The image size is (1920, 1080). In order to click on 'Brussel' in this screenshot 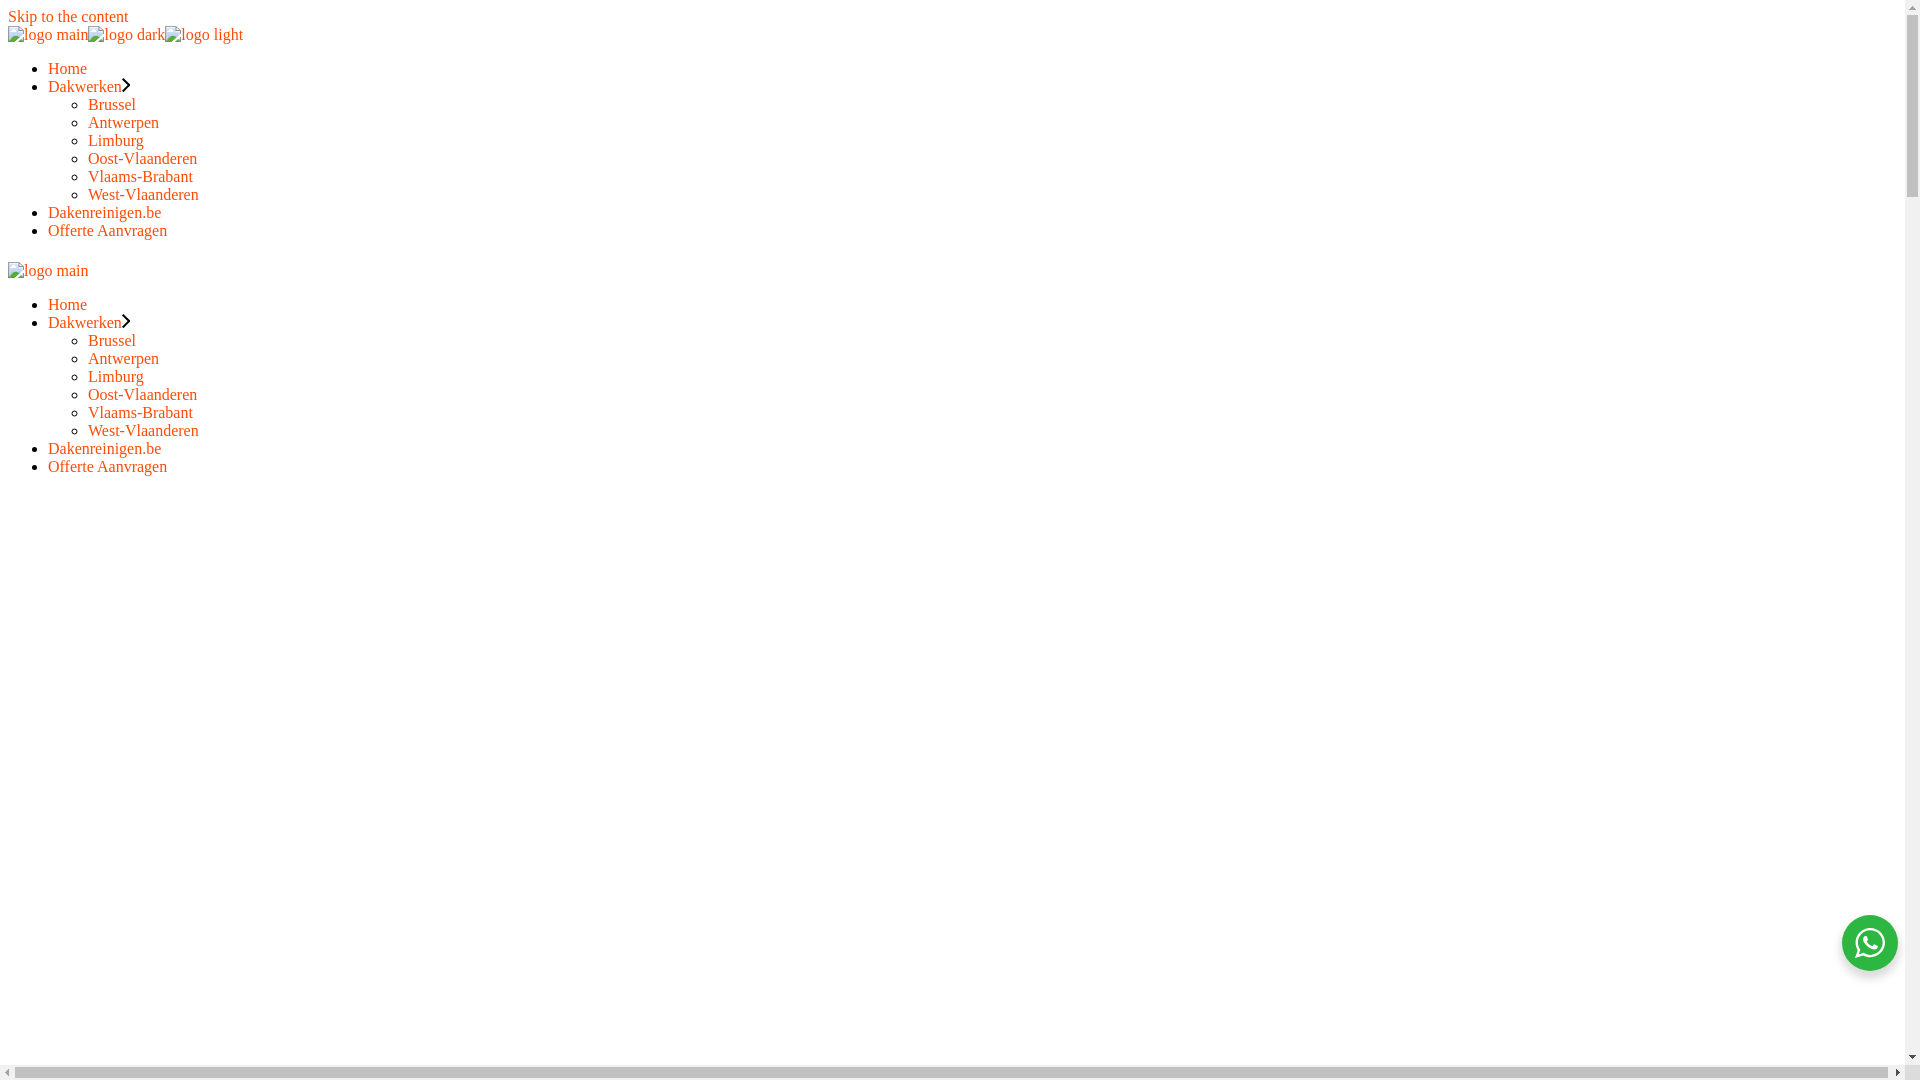, I will do `click(110, 339)`.